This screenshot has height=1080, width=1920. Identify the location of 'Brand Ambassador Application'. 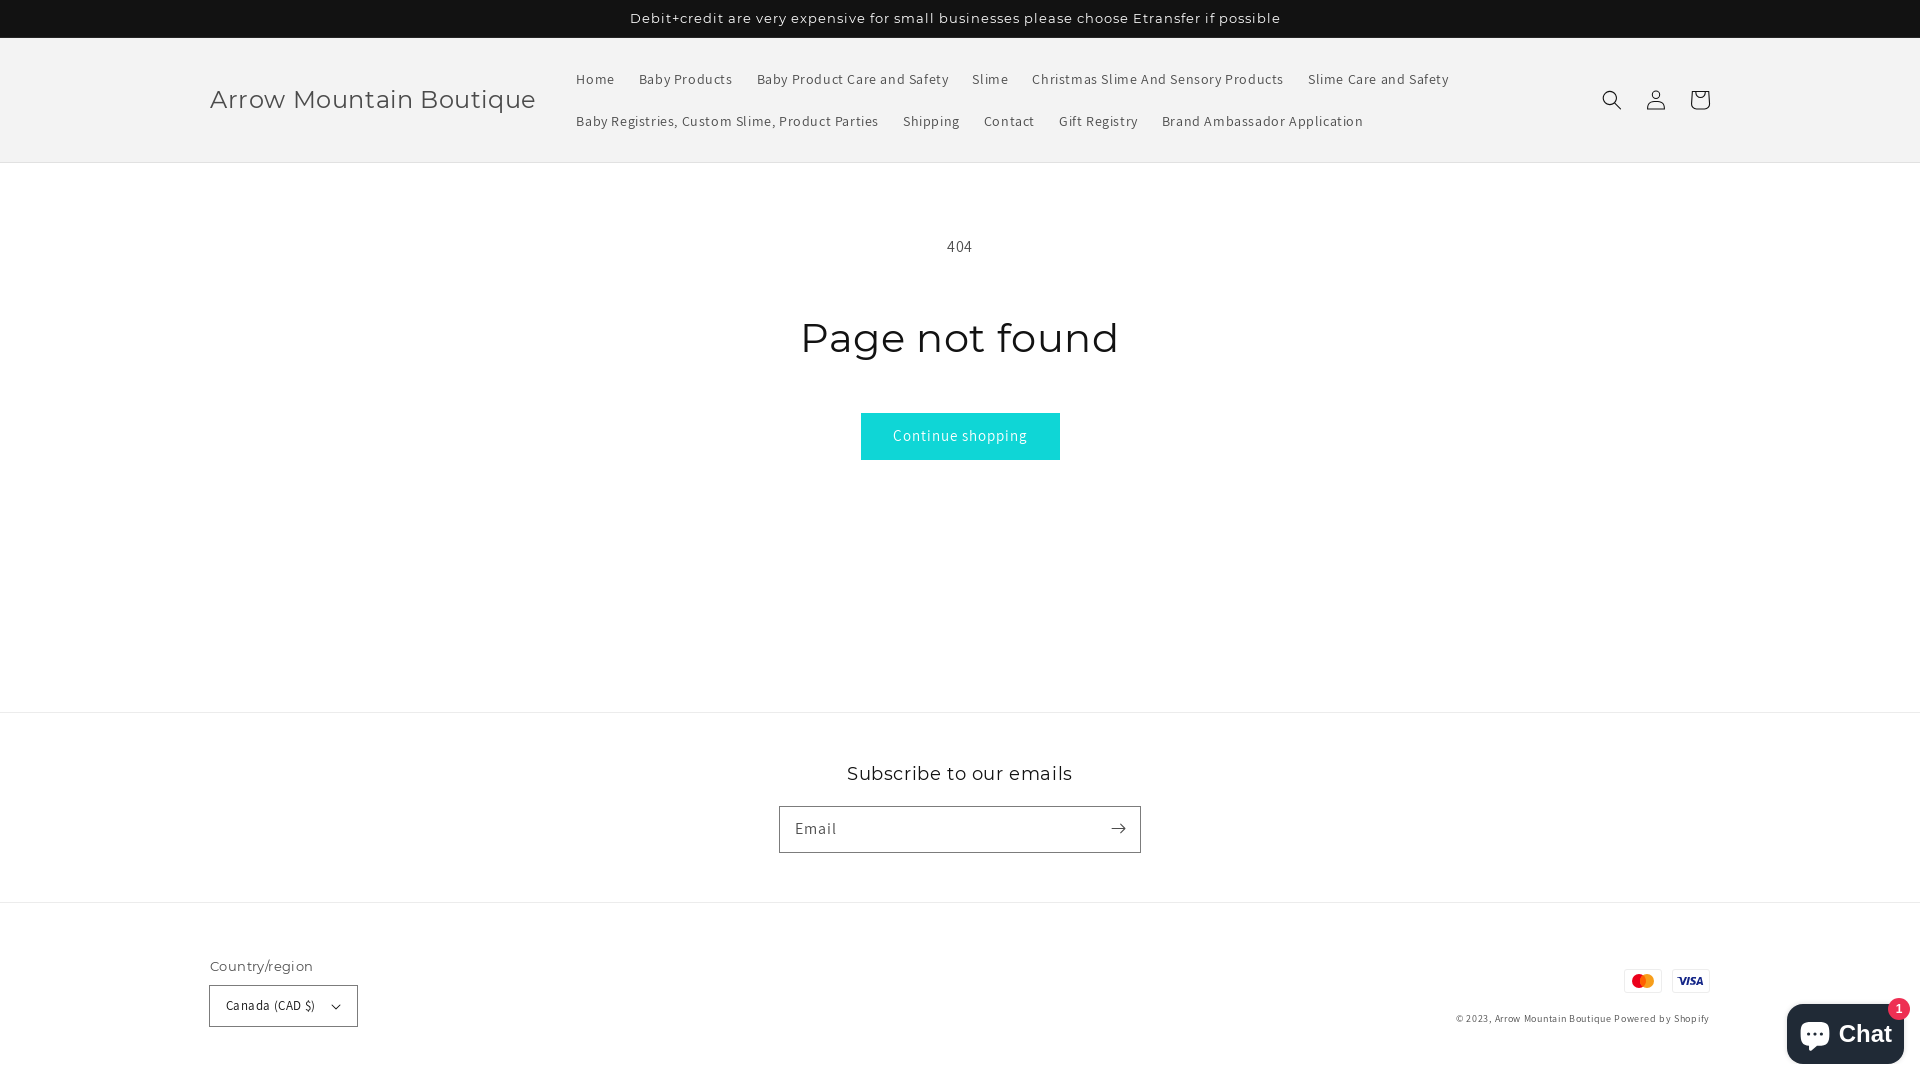
(1261, 120).